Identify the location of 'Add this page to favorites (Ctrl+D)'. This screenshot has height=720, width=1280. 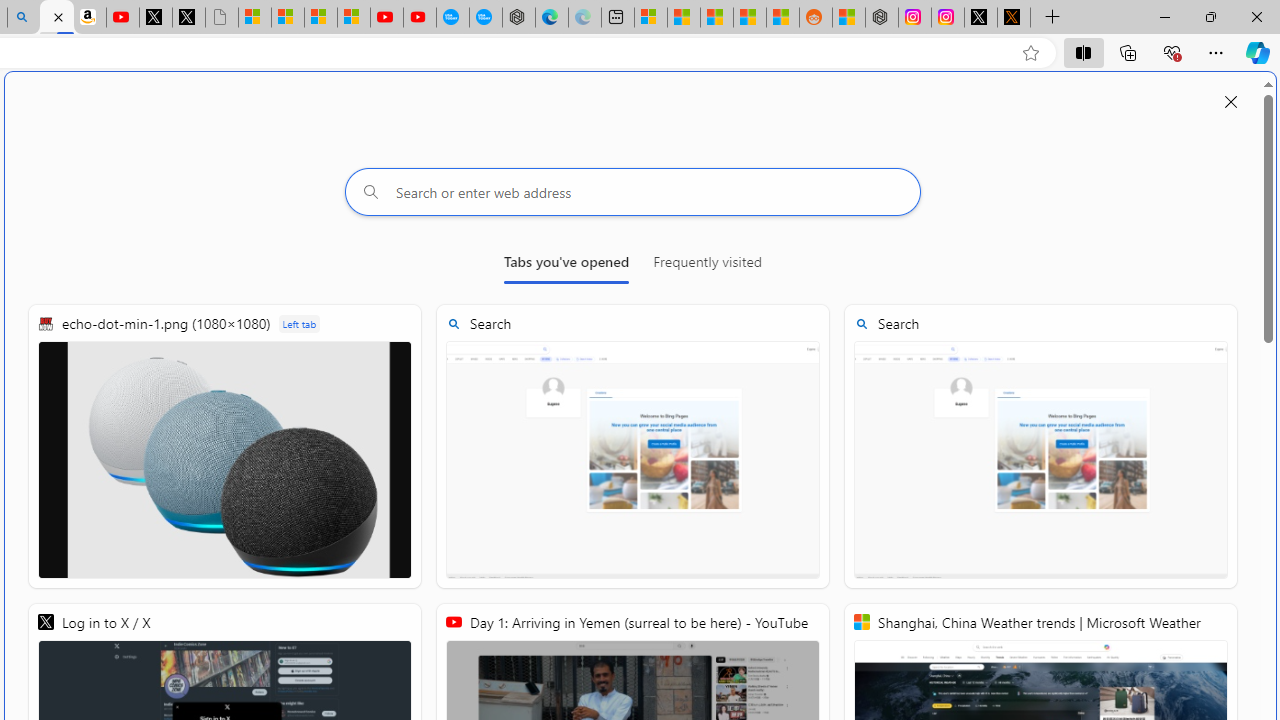
(1031, 52).